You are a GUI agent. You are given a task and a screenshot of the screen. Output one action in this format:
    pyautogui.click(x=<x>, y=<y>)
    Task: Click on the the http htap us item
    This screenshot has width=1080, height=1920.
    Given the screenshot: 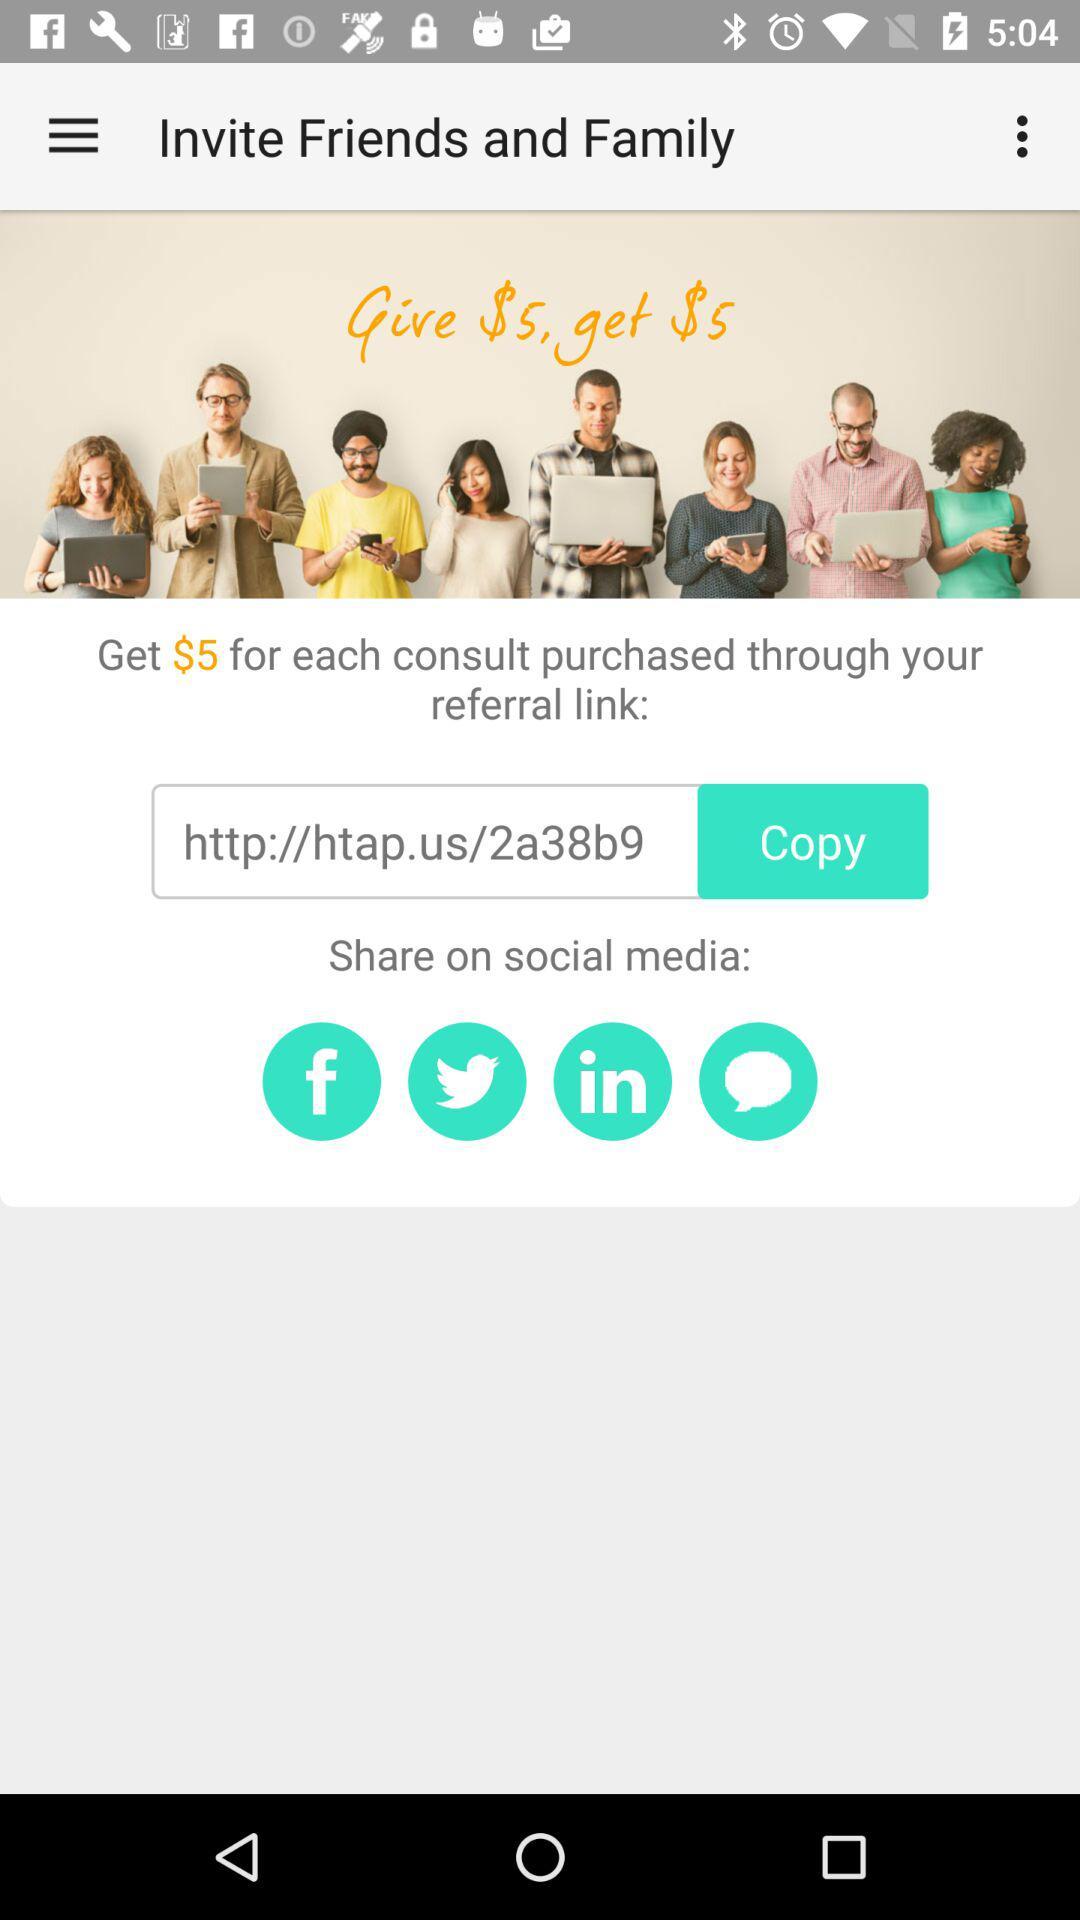 What is the action you would take?
    pyautogui.click(x=412, y=841)
    